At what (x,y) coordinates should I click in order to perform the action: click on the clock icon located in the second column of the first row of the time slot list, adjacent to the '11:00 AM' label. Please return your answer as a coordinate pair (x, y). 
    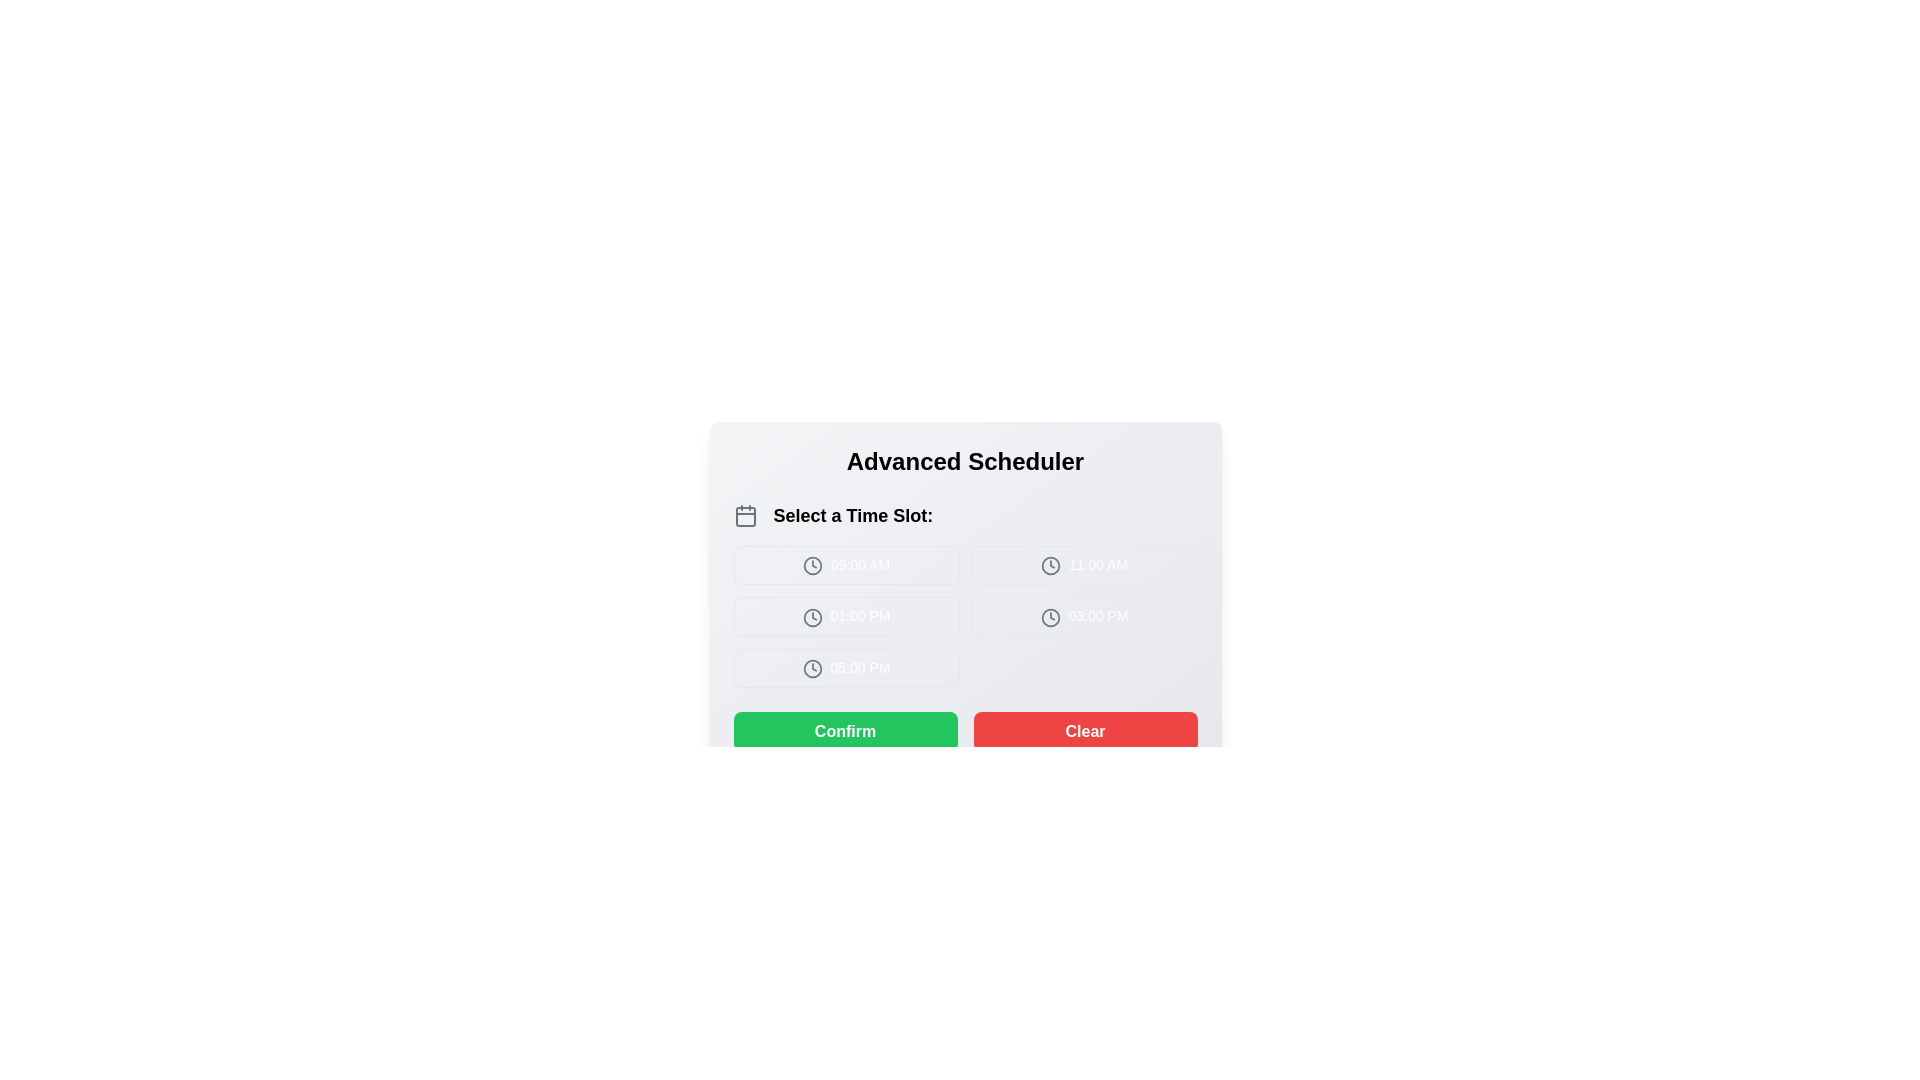
    Looking at the image, I should click on (1050, 566).